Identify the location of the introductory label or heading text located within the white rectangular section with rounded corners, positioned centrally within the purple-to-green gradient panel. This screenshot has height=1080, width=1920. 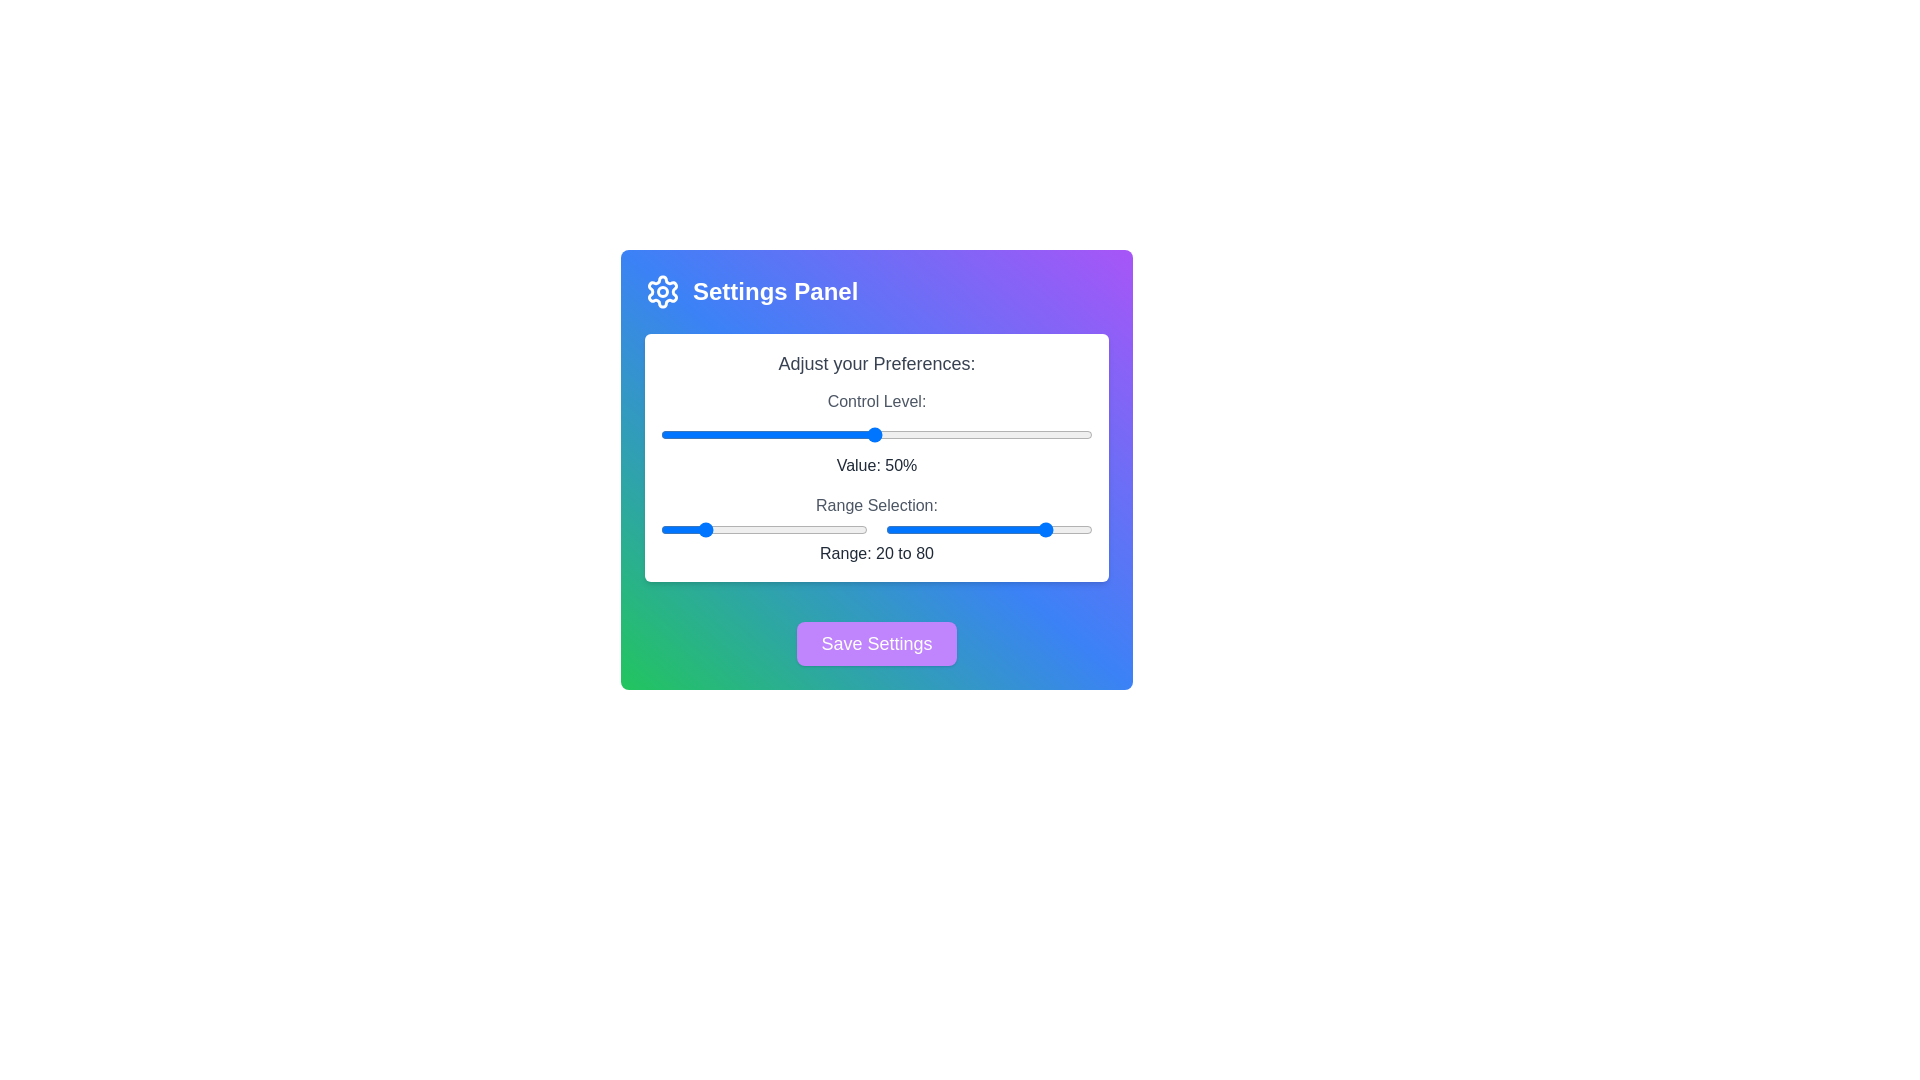
(877, 363).